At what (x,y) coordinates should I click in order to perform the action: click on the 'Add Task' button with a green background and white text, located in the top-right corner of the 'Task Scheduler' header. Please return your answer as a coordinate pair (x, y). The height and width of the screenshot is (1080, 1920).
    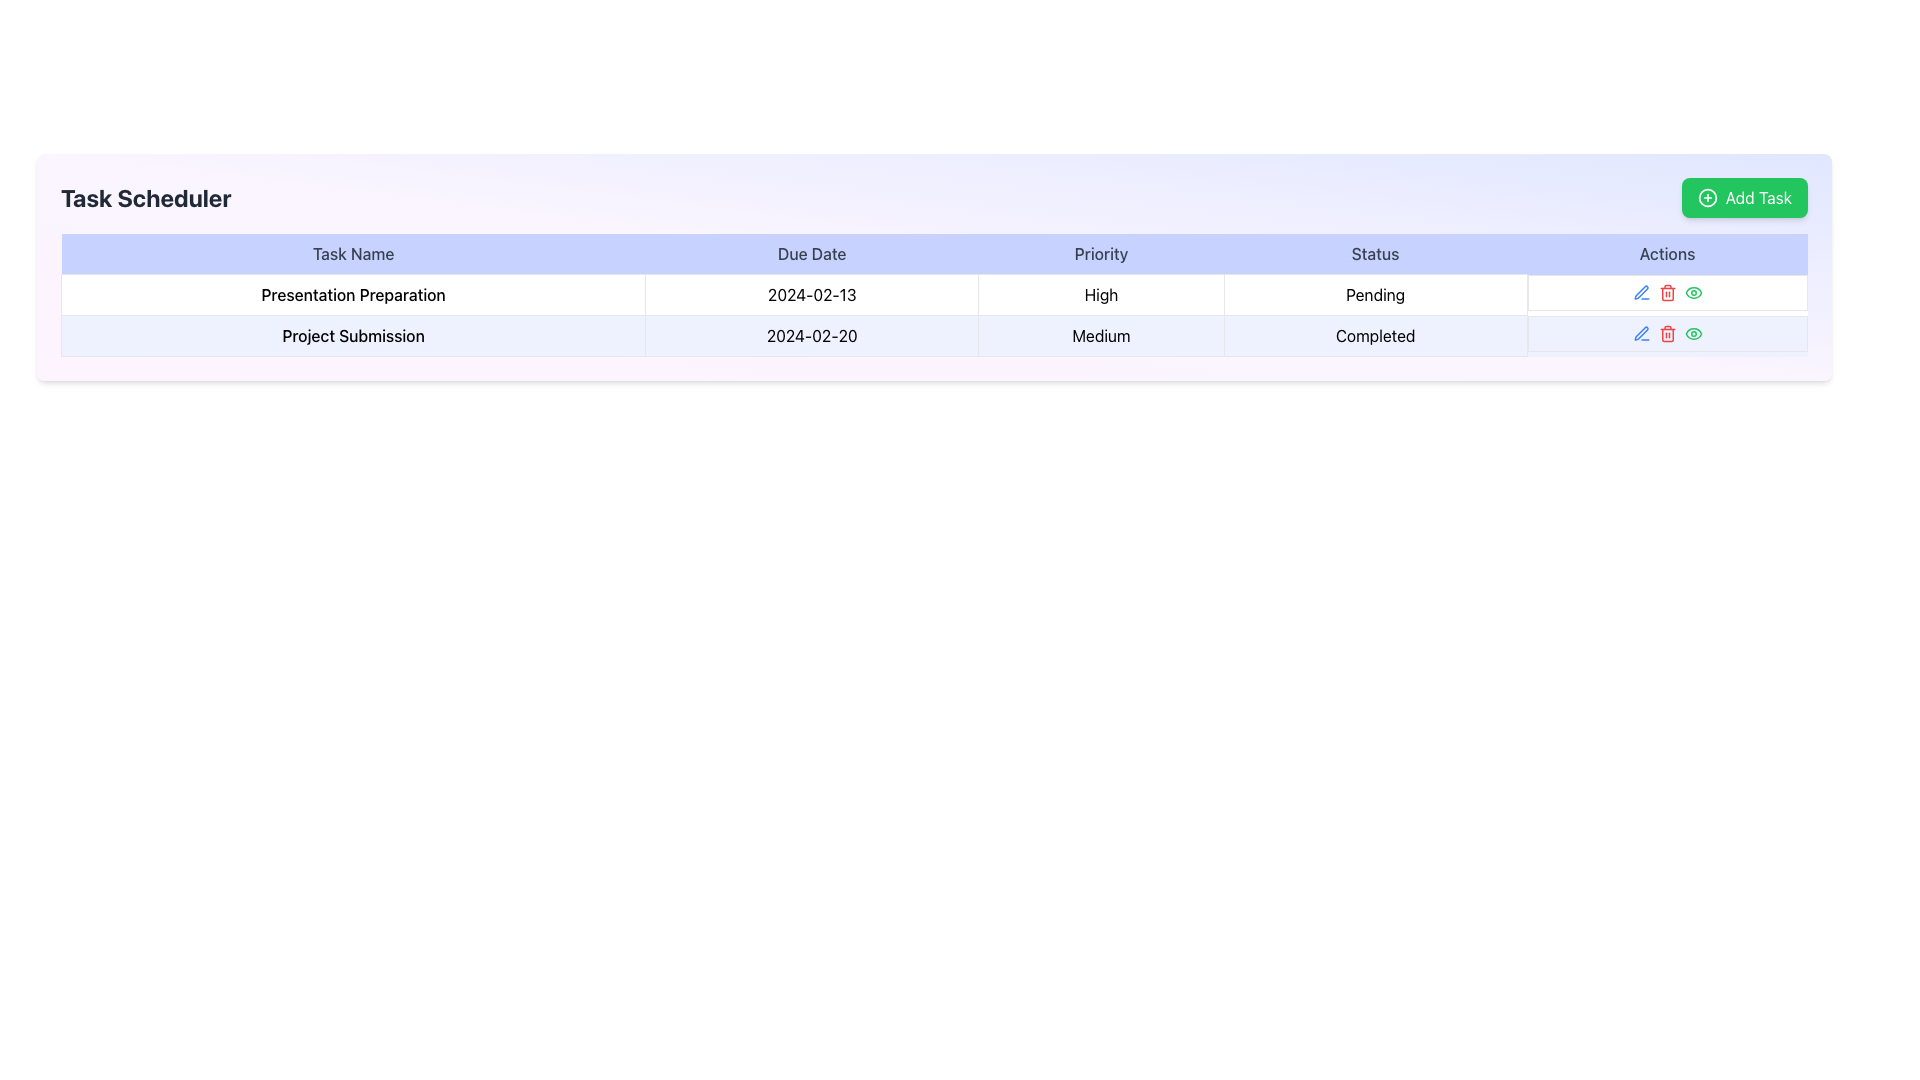
    Looking at the image, I should click on (1743, 197).